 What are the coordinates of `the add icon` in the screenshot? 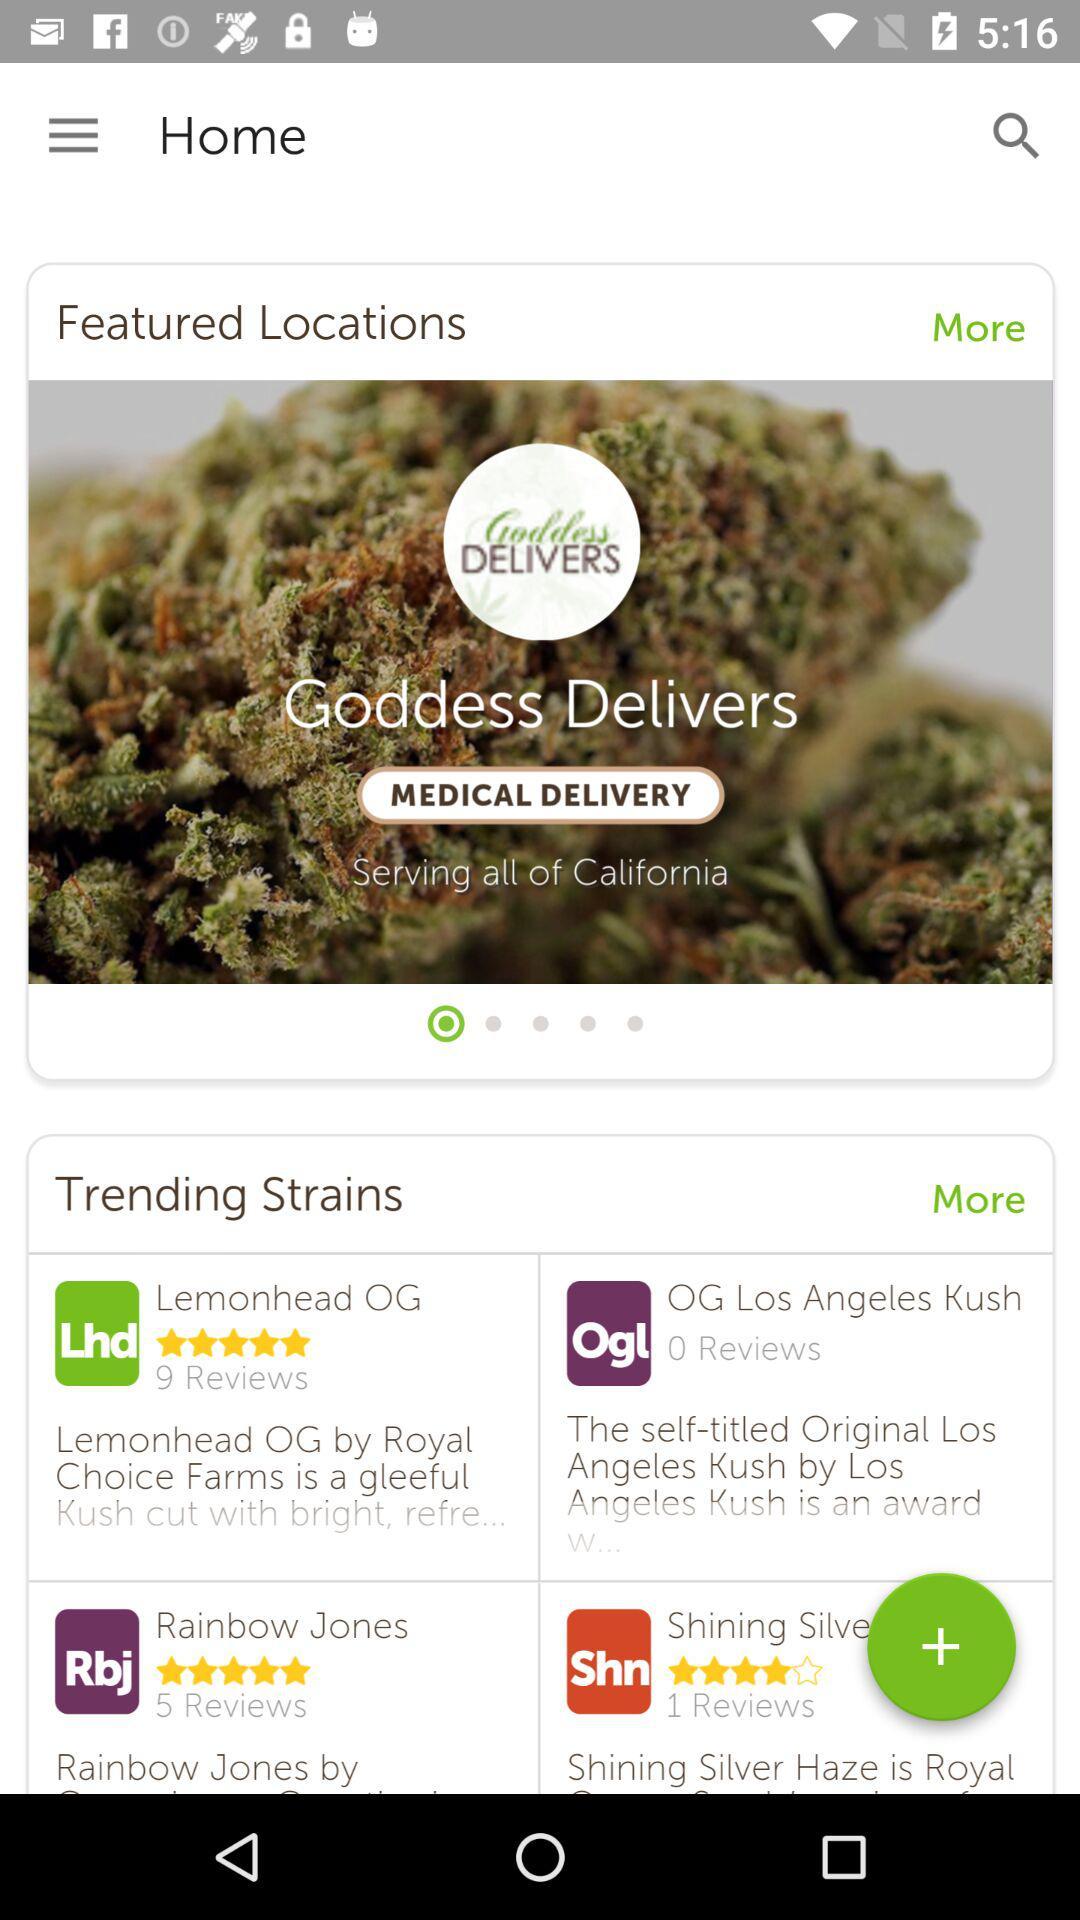 It's located at (941, 1654).